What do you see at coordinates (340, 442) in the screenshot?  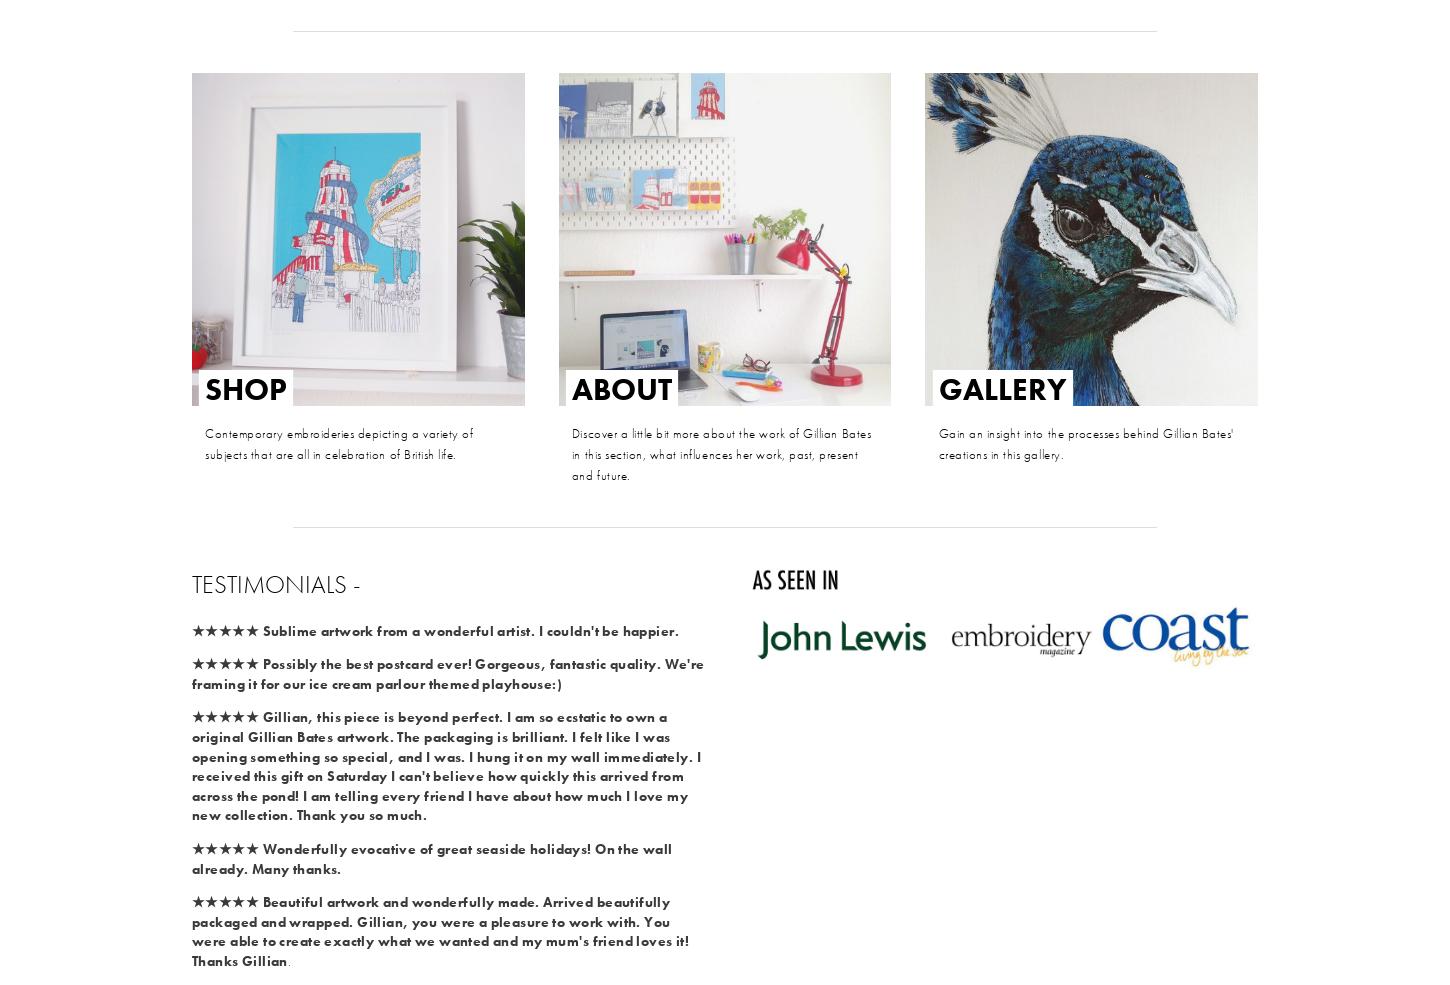 I see `'Contemporary embroideries depicting a variety of subjects that are all in celebration of British life.'` at bounding box center [340, 442].